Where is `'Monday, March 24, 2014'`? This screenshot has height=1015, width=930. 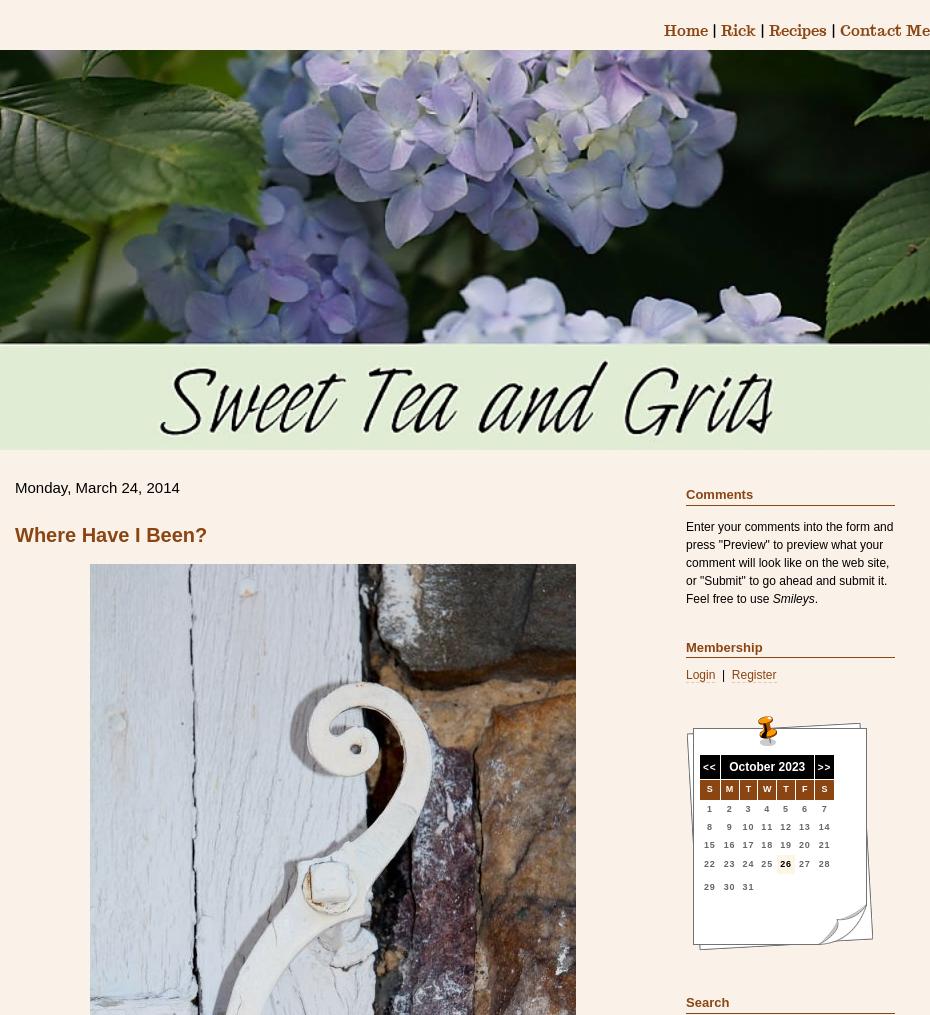 'Monday, March 24, 2014' is located at coordinates (96, 486).